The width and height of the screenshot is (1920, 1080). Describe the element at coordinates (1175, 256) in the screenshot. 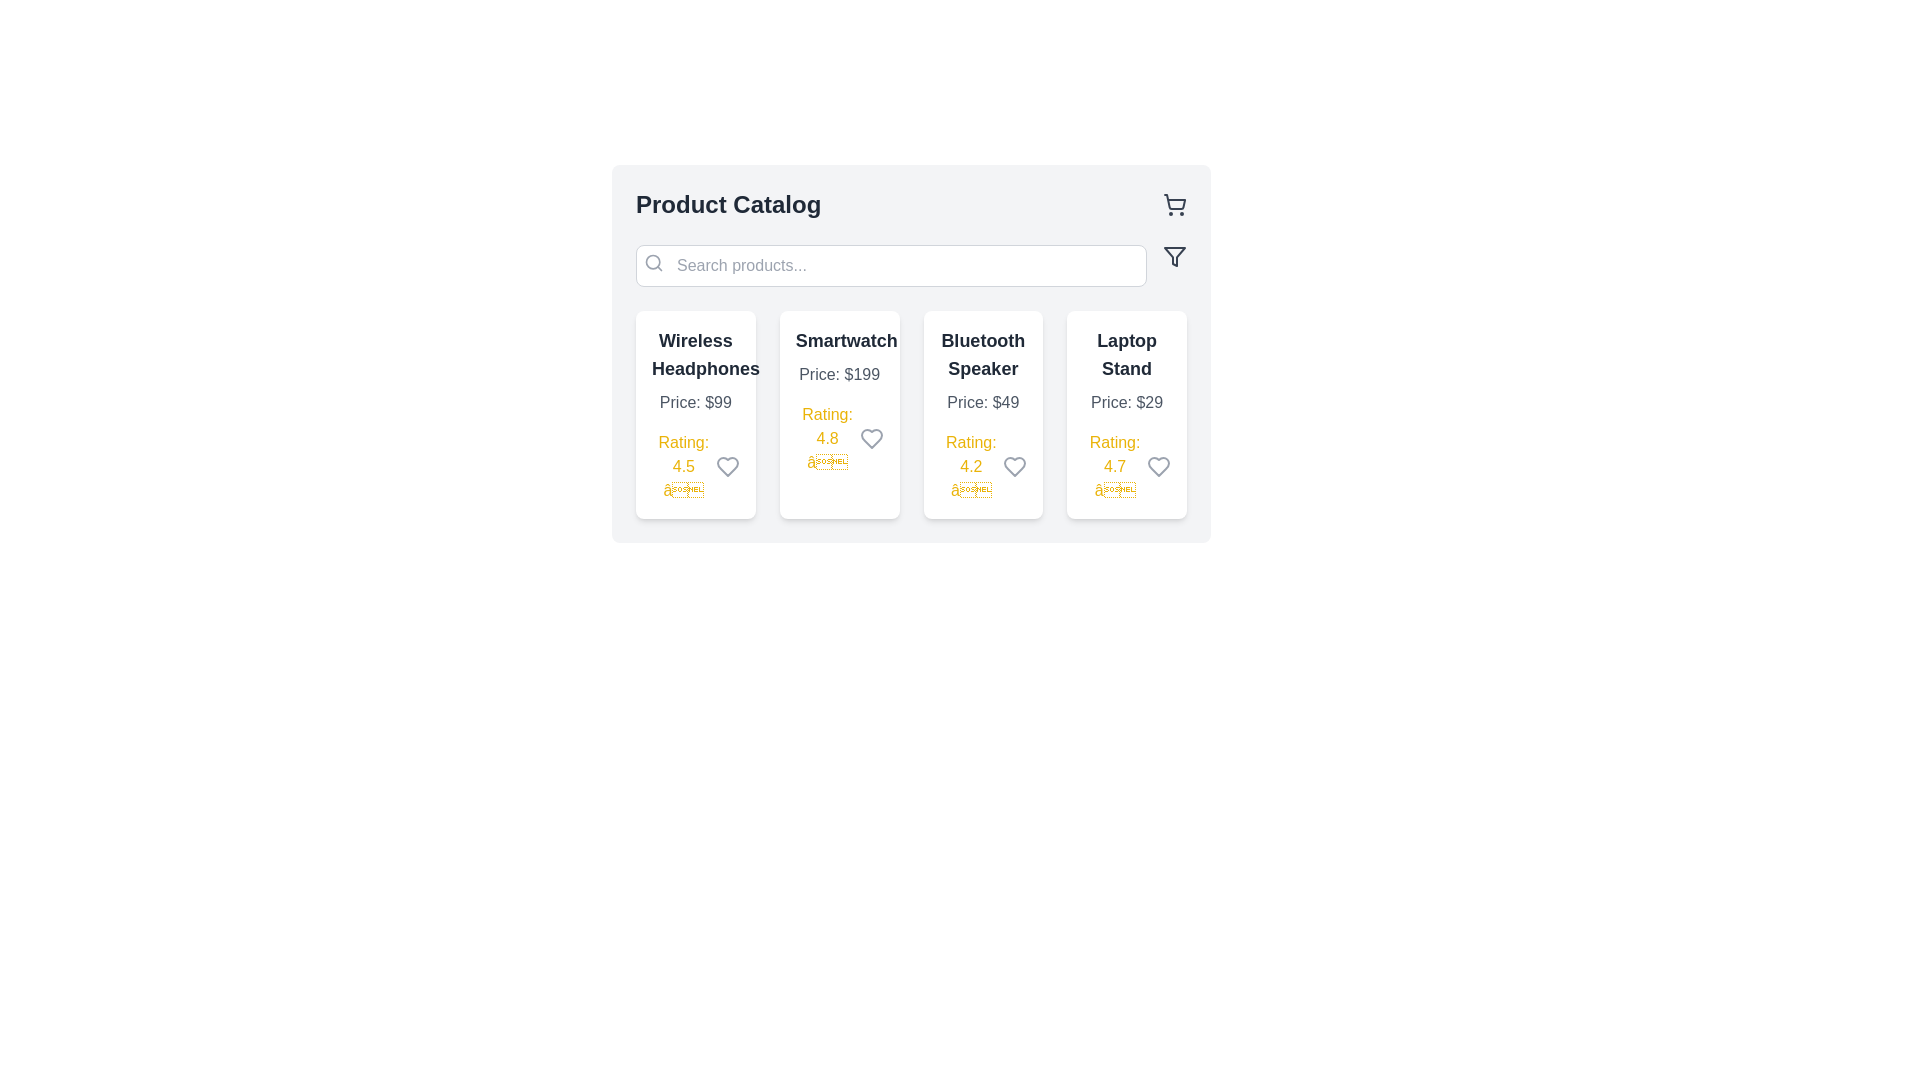

I see `the filter icon located at the top-right corner of the header area` at that location.